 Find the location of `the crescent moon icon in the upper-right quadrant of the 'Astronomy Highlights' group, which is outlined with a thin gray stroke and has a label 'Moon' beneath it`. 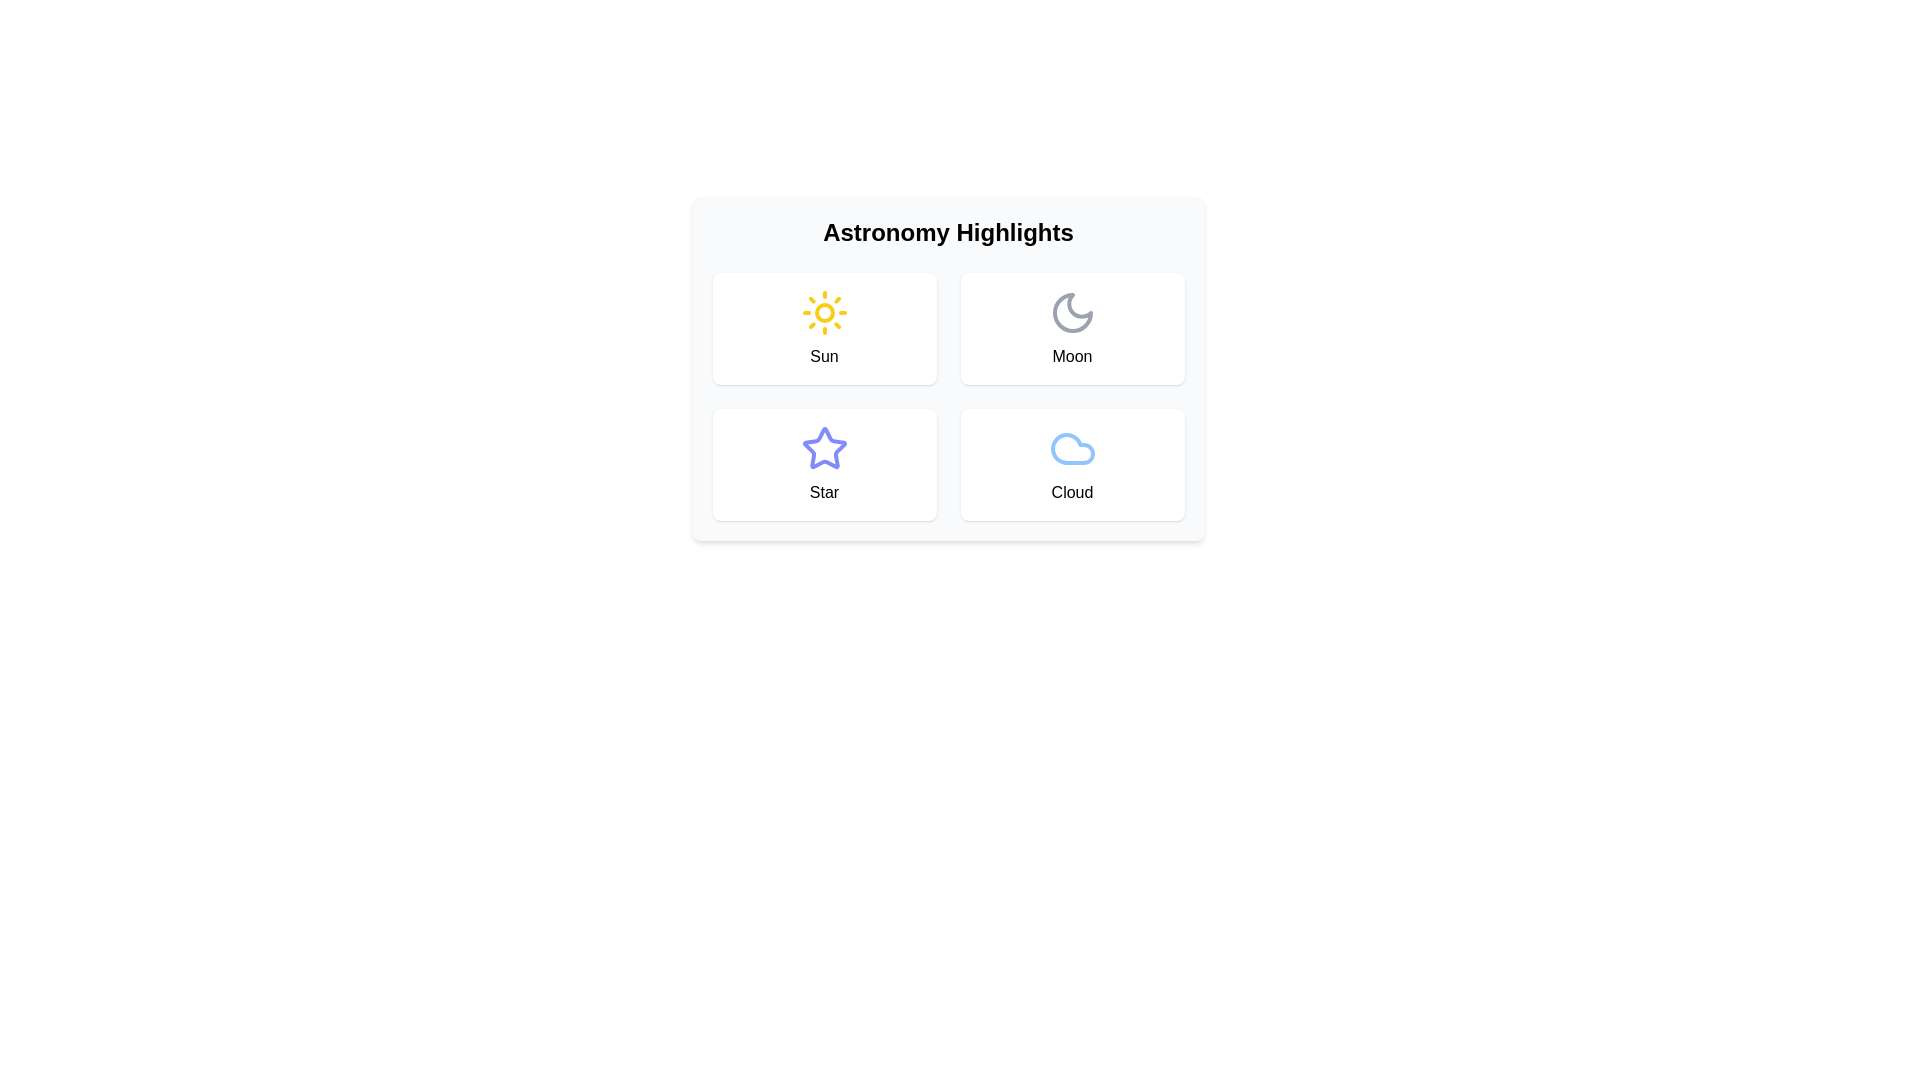

the crescent moon icon in the upper-right quadrant of the 'Astronomy Highlights' group, which is outlined with a thin gray stroke and has a label 'Moon' beneath it is located at coordinates (1071, 312).